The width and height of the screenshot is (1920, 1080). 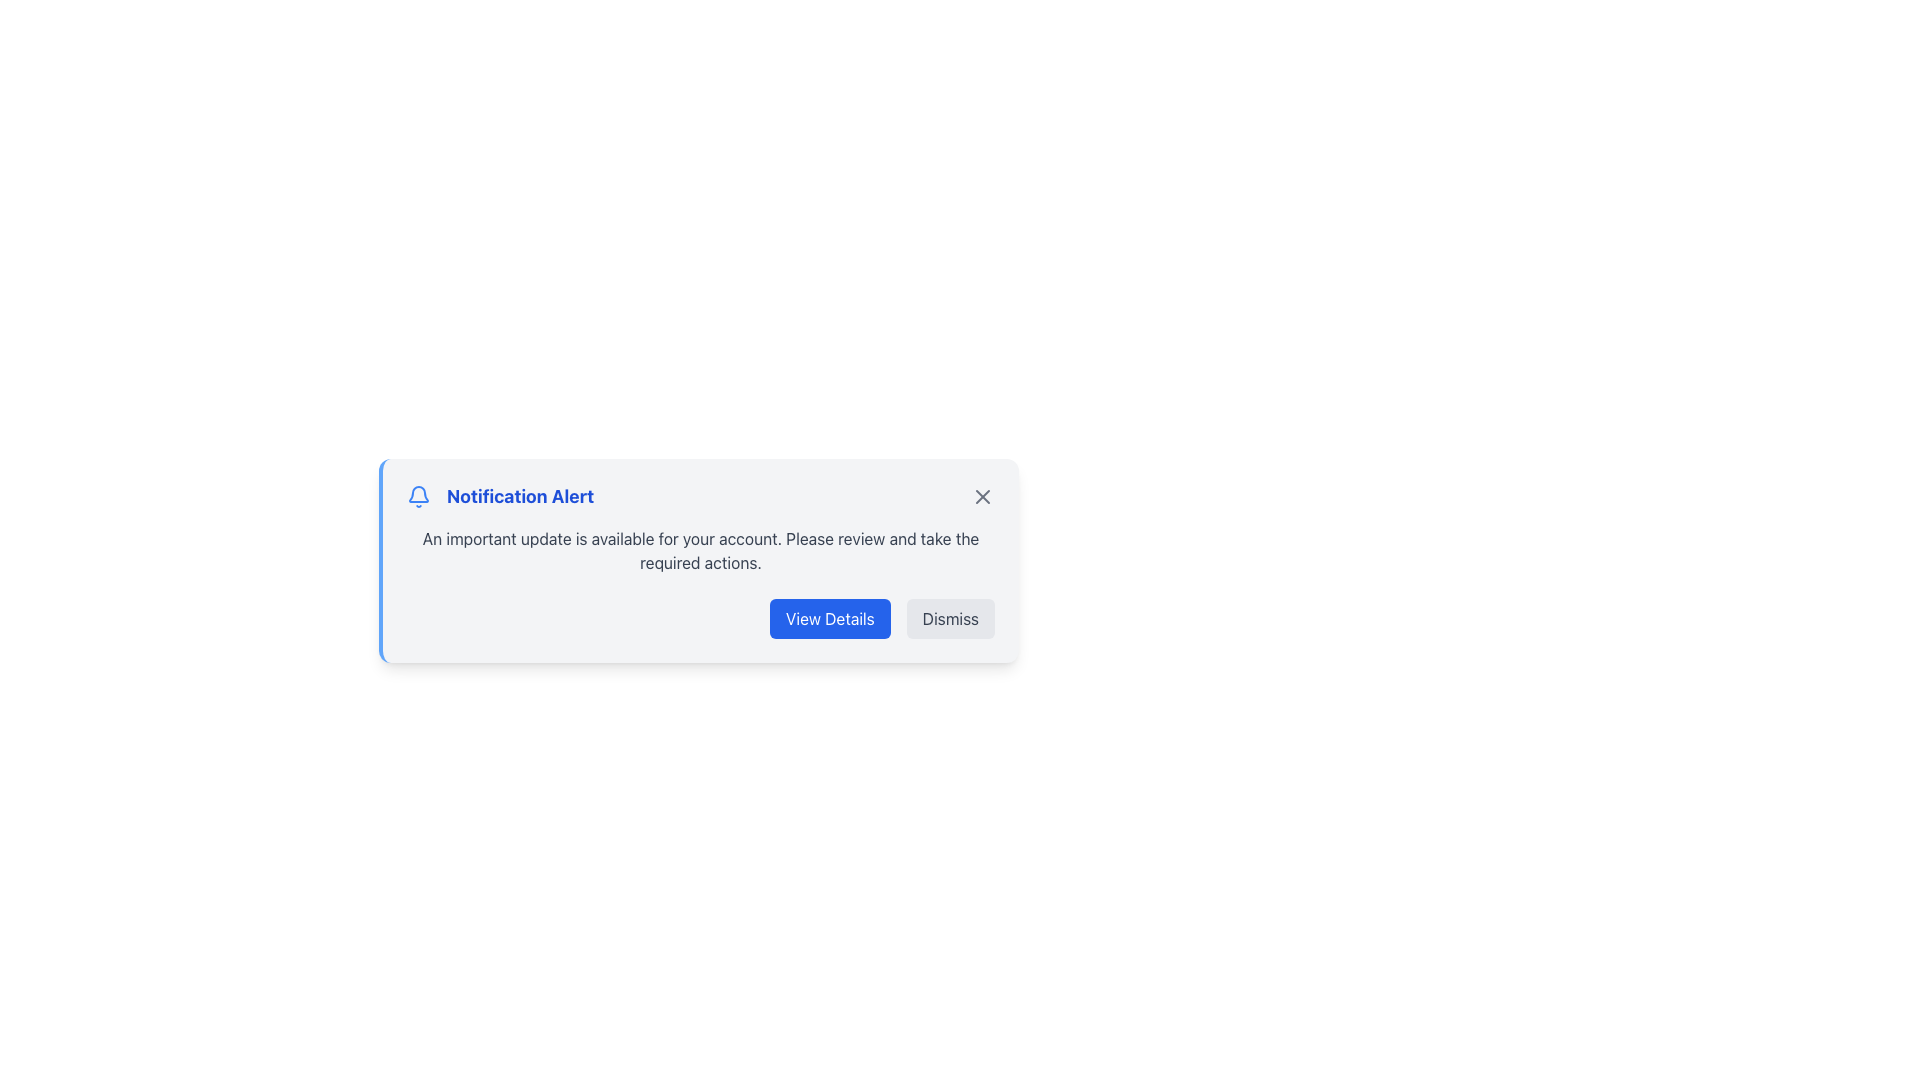 What do you see at coordinates (417, 496) in the screenshot?
I see `the bell icon with a blue outline indicating a notification, located to the left of the 'Notification Alert' text at the top of the notification card` at bounding box center [417, 496].